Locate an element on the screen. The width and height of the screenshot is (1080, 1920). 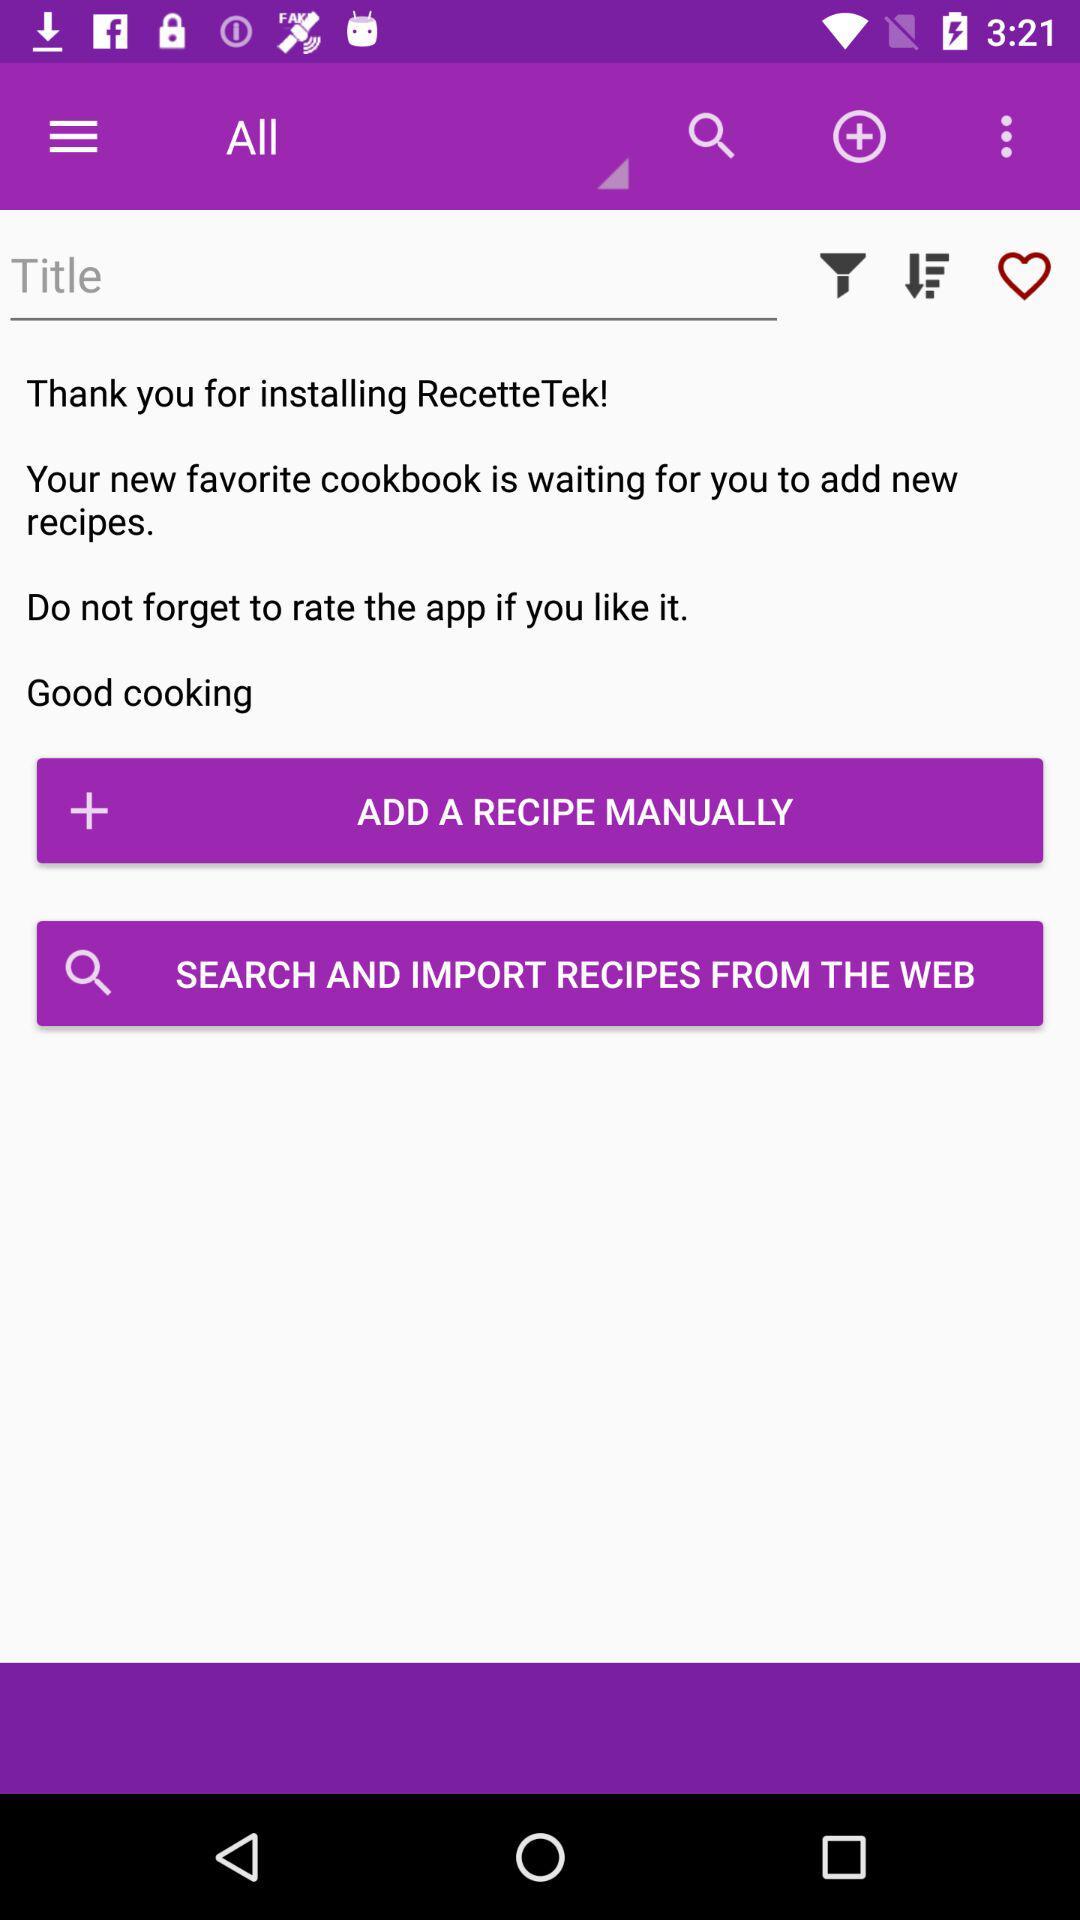
item above the thank you for icon is located at coordinates (843, 274).